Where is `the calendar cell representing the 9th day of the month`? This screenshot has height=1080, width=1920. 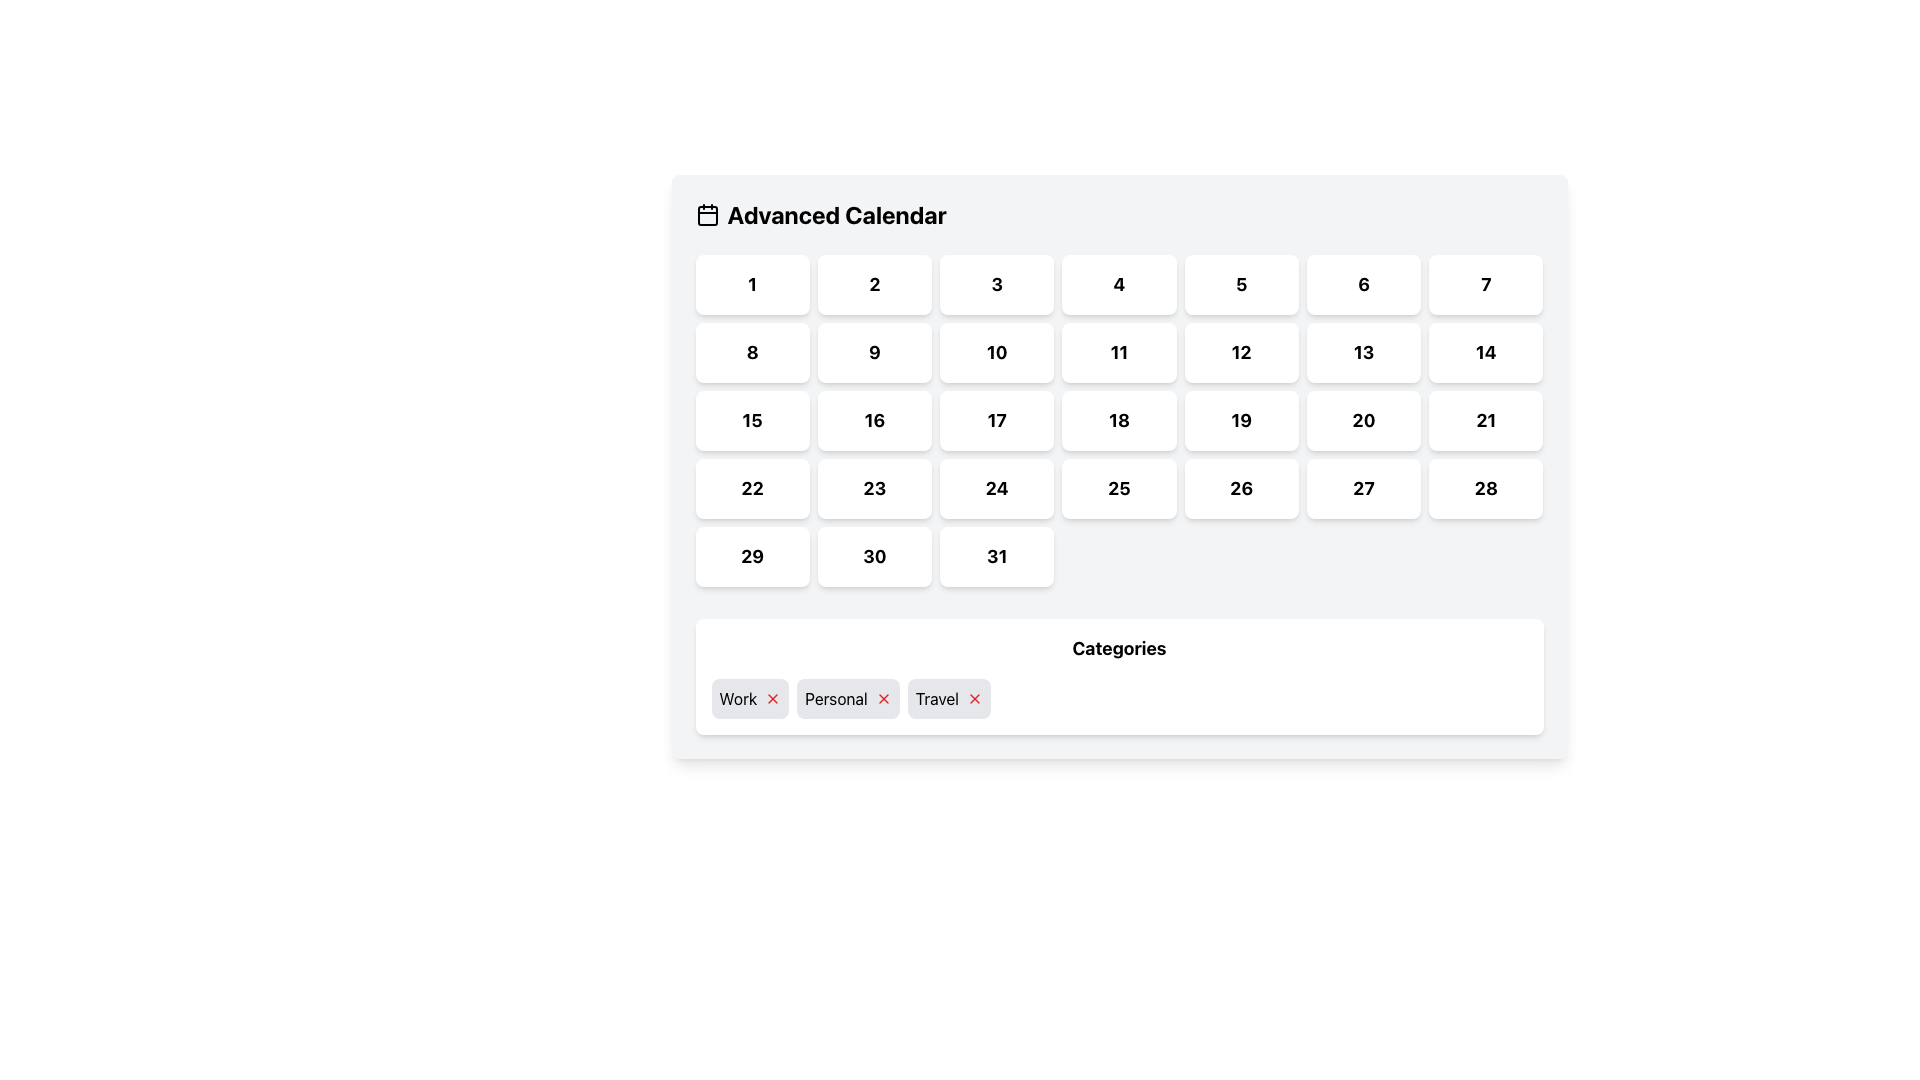 the calendar cell representing the 9th day of the month is located at coordinates (874, 352).